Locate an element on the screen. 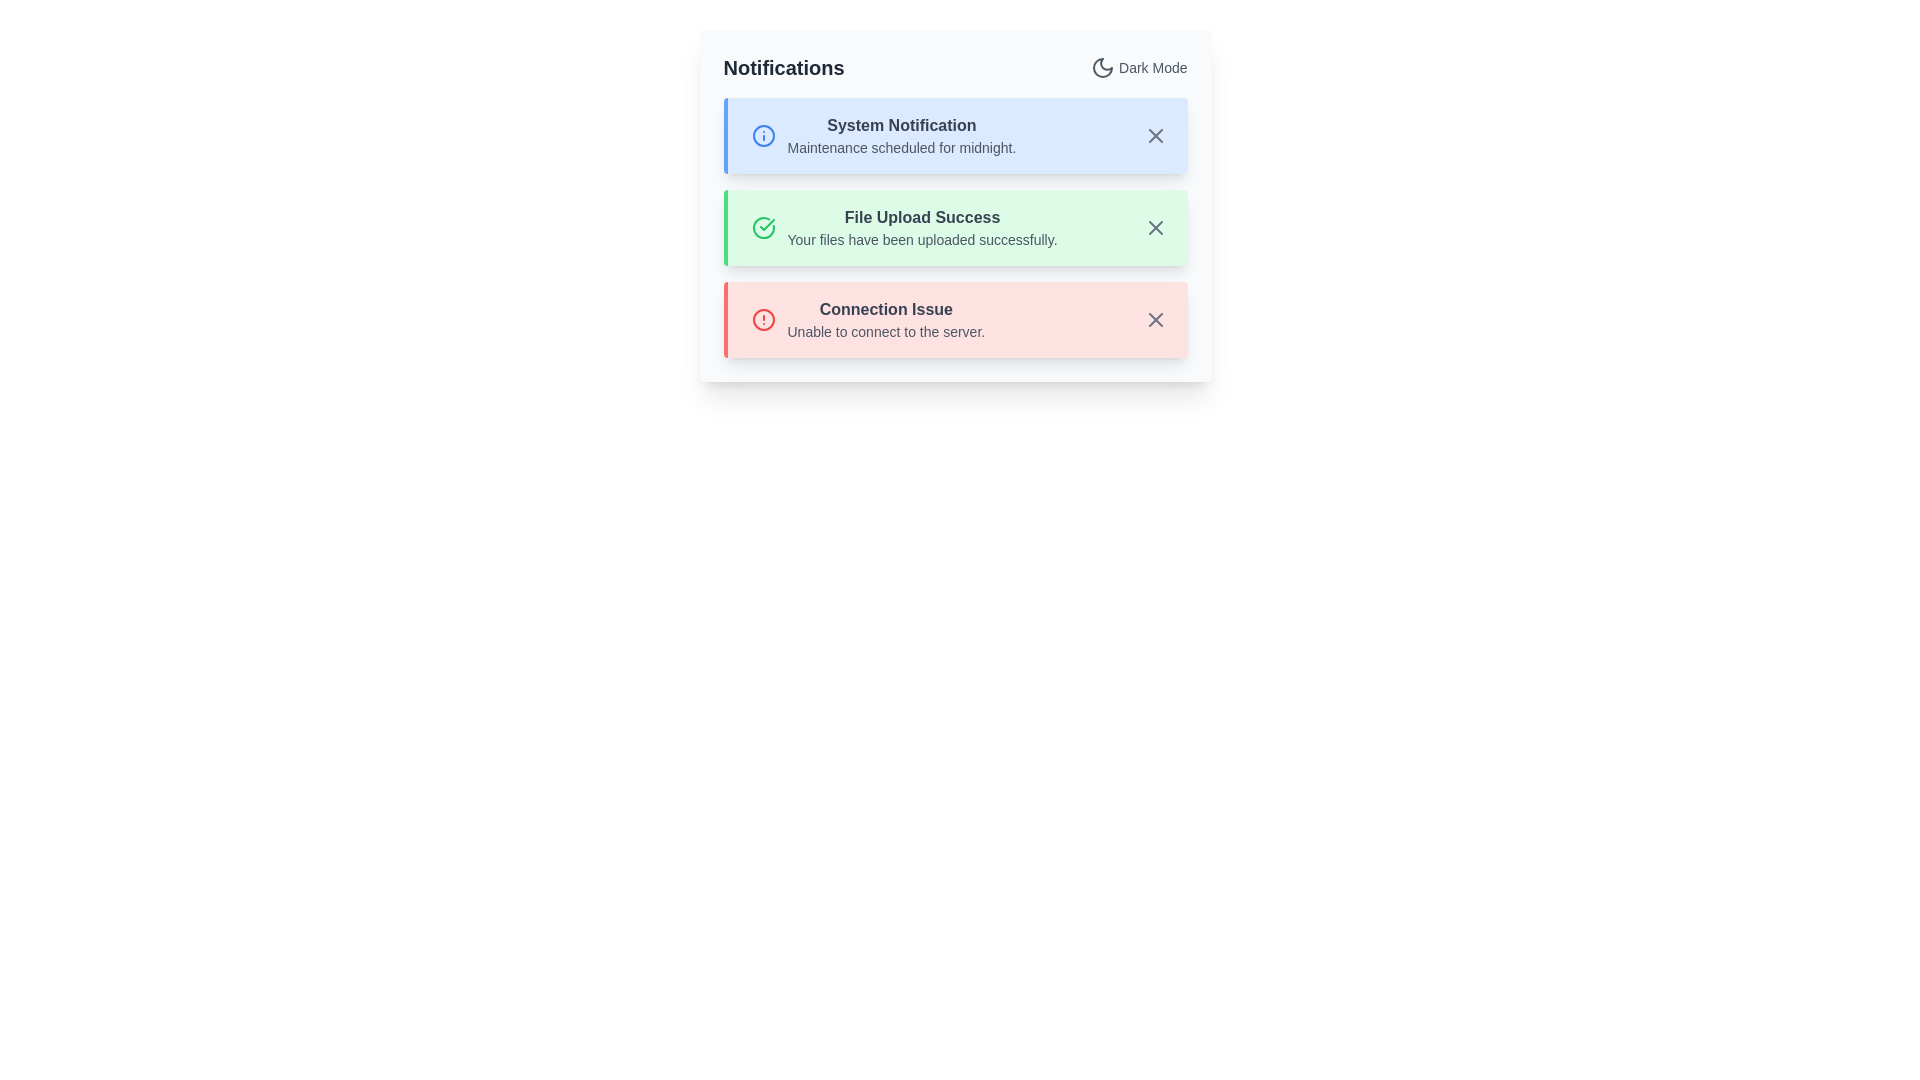 The image size is (1920, 1080). the close button in the top-right corner of the 'File Upload Success' notification card is located at coordinates (1155, 226).